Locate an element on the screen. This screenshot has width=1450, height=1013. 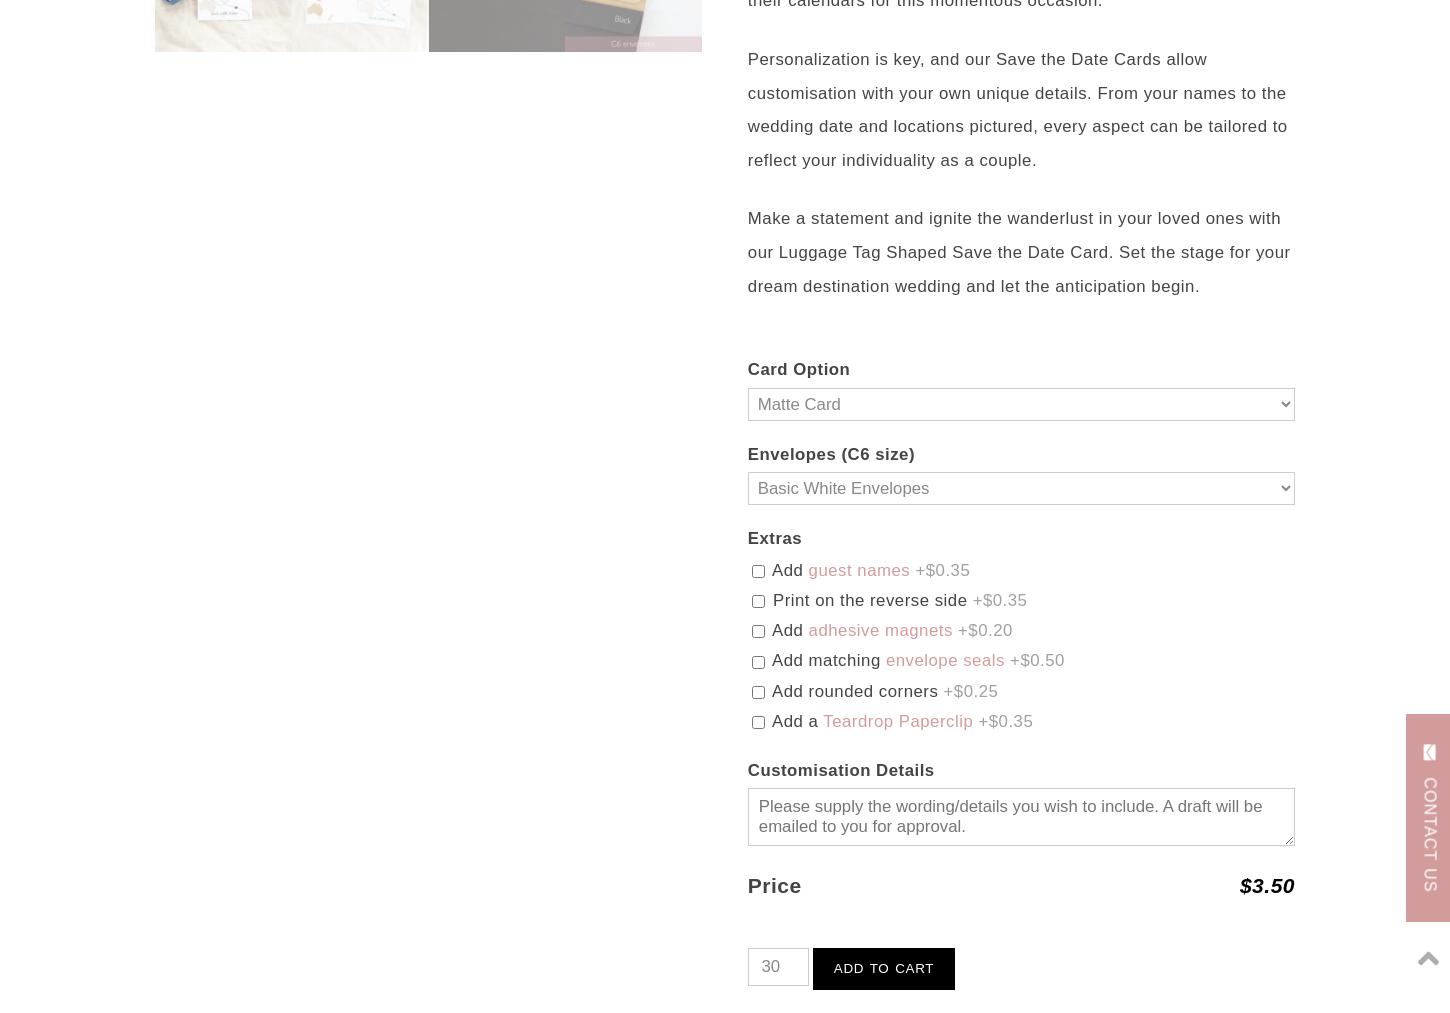
'Customisation Details' is located at coordinates (840, 769).